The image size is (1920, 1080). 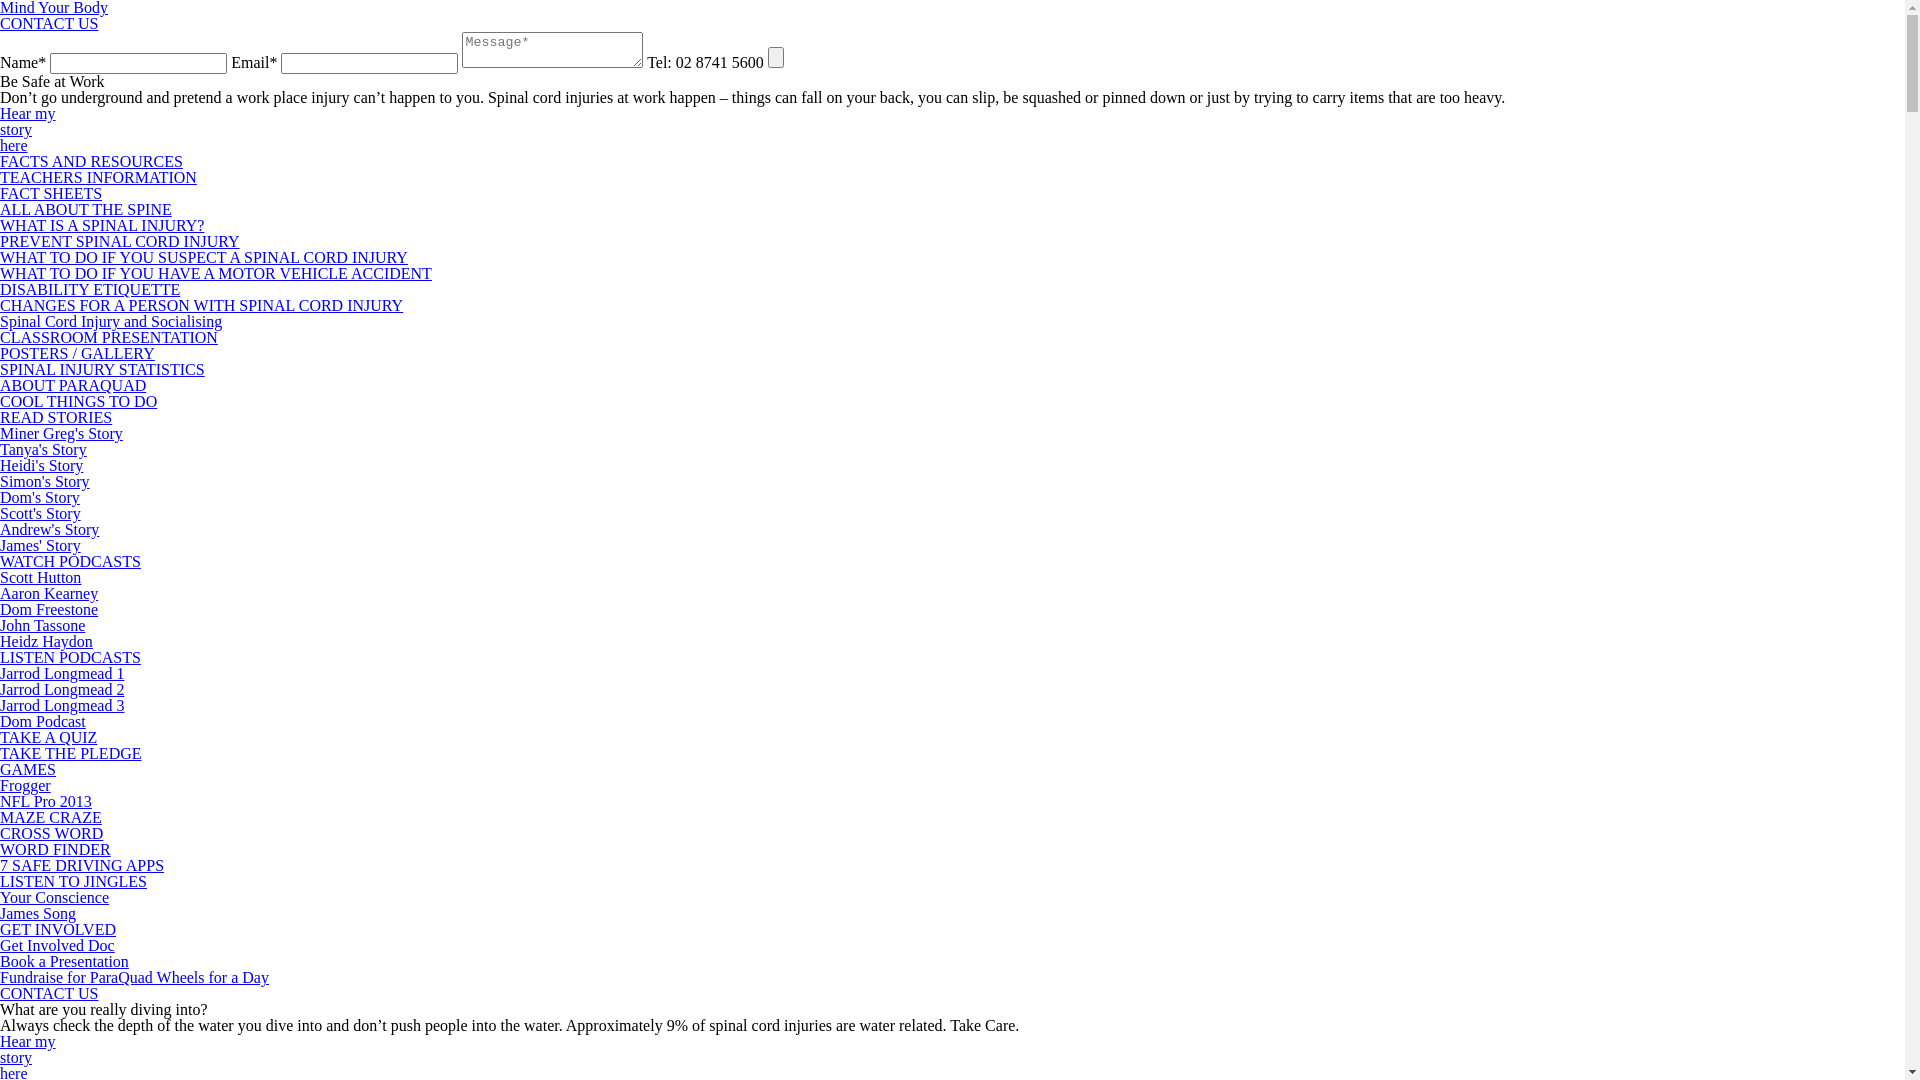 What do you see at coordinates (216, 273) in the screenshot?
I see `'WHAT TO DO IF YOU HAVE A MOTOR VEHICLE ACCIDENT'` at bounding box center [216, 273].